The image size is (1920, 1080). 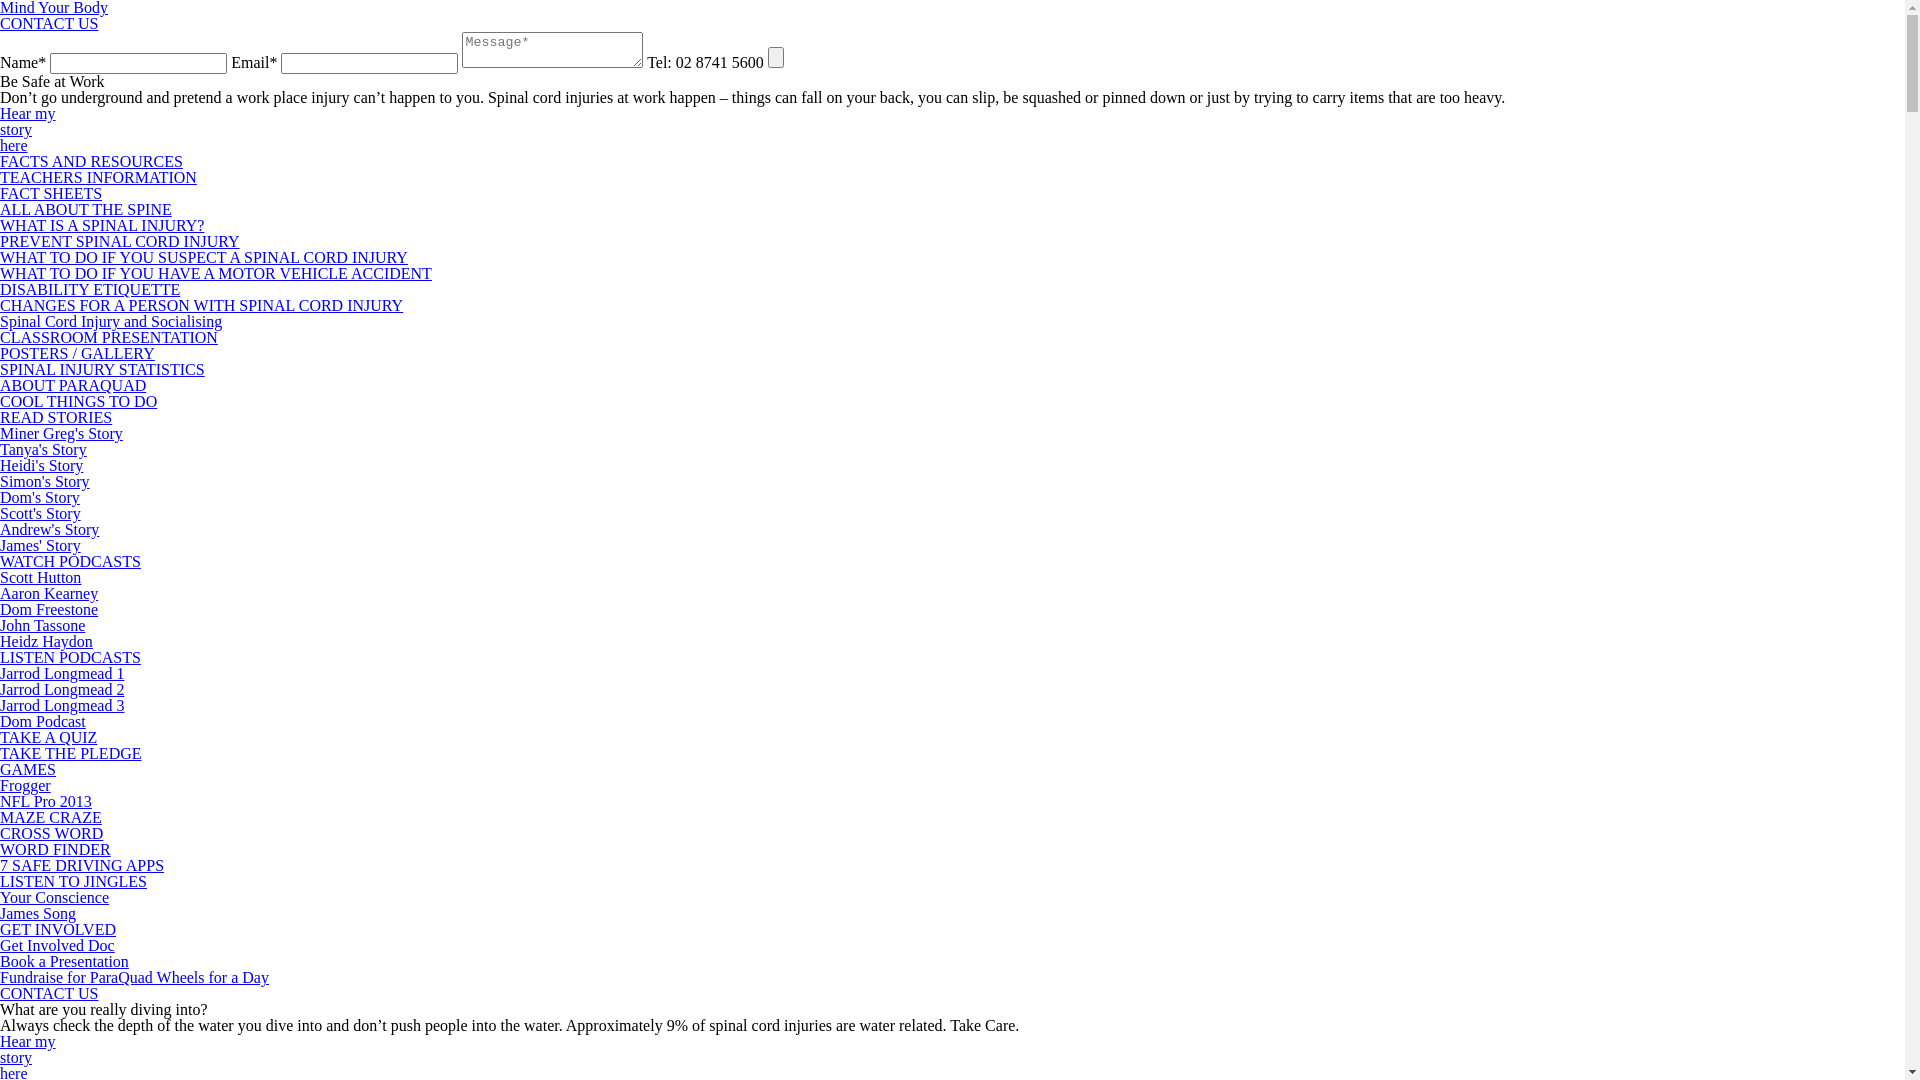 What do you see at coordinates (216, 273) in the screenshot?
I see `'WHAT TO DO IF YOU HAVE A MOTOR VEHICLE ACCIDENT'` at bounding box center [216, 273].